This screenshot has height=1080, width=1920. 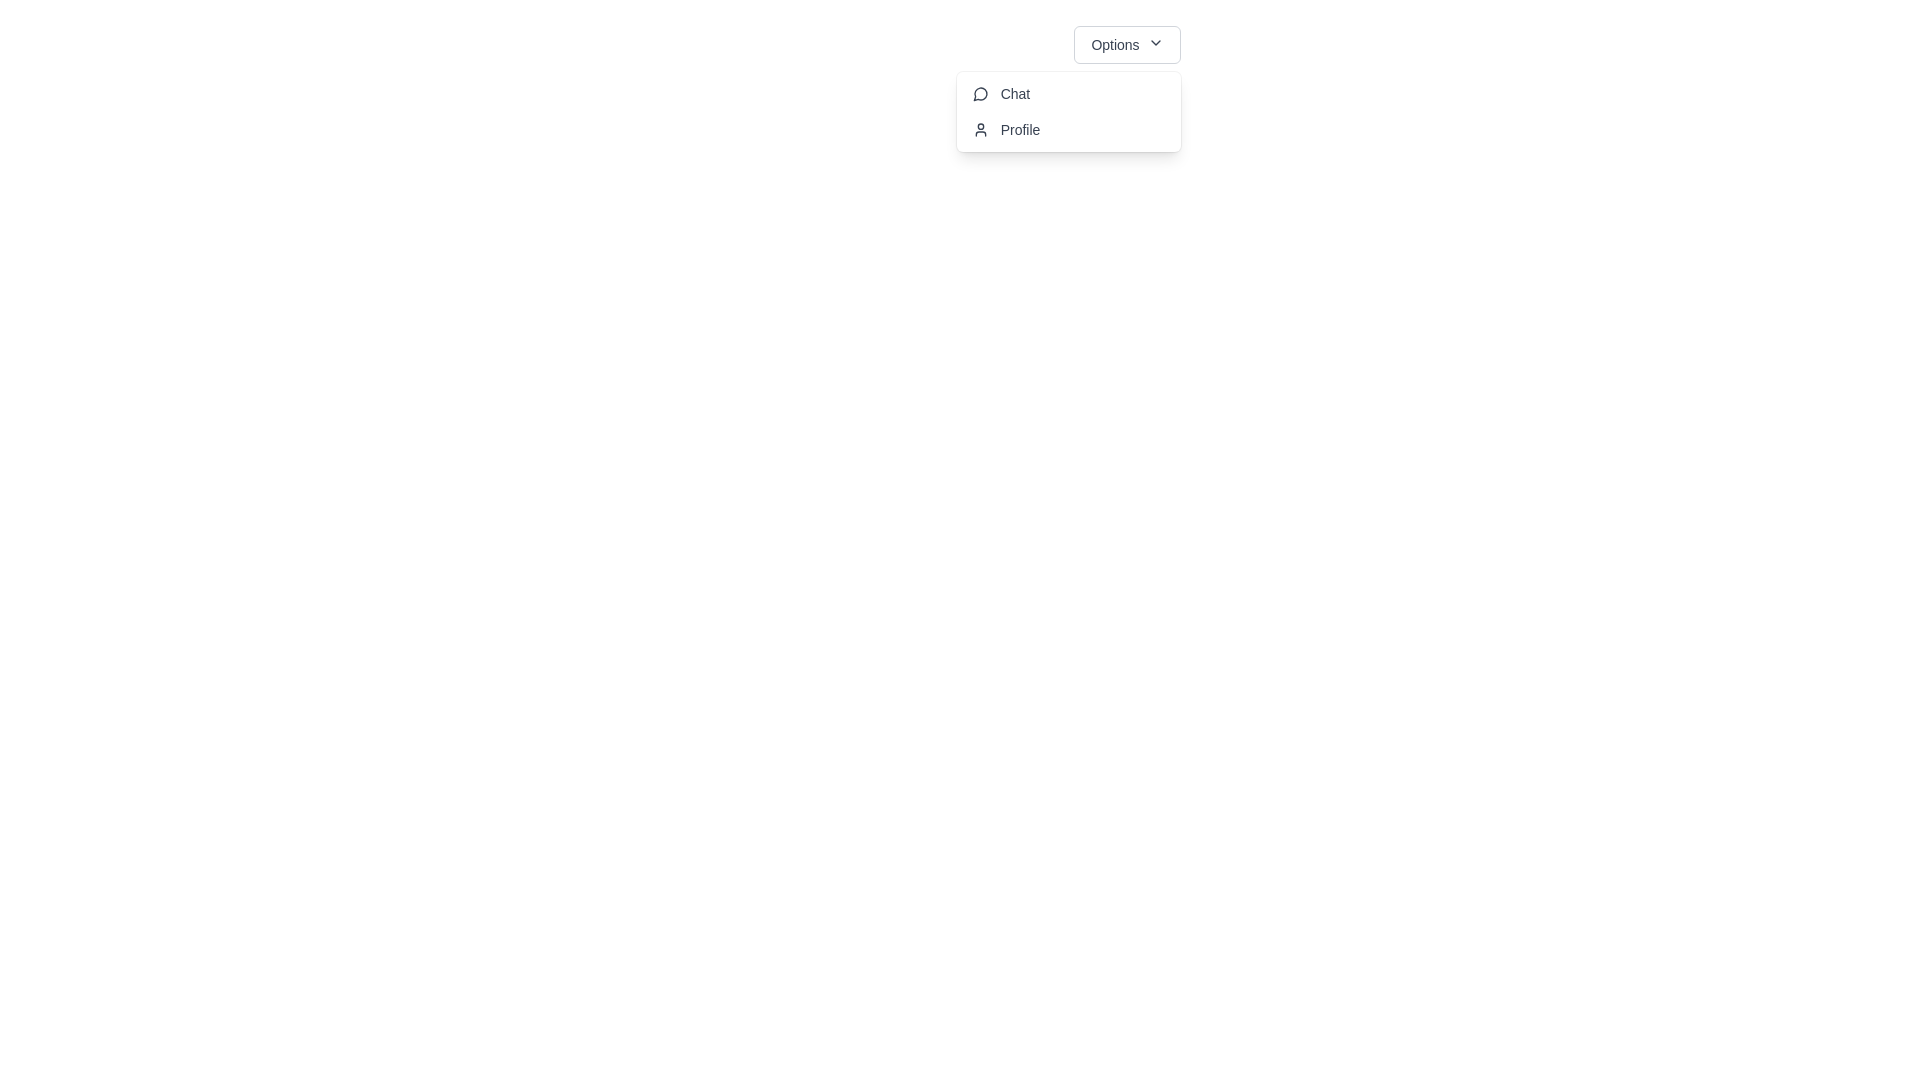 I want to click on the 'Options' dropdown button located at the top center of the interface, so click(x=1127, y=45).